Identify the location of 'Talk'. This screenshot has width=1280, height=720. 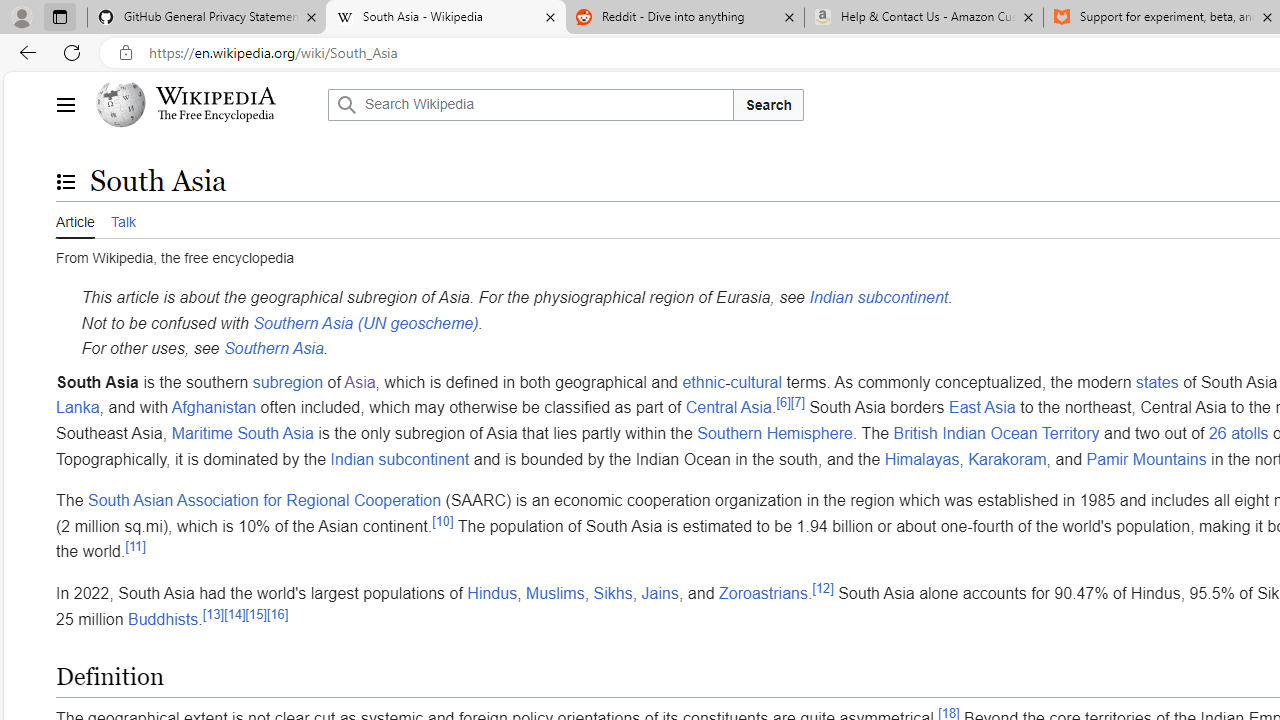
(121, 219).